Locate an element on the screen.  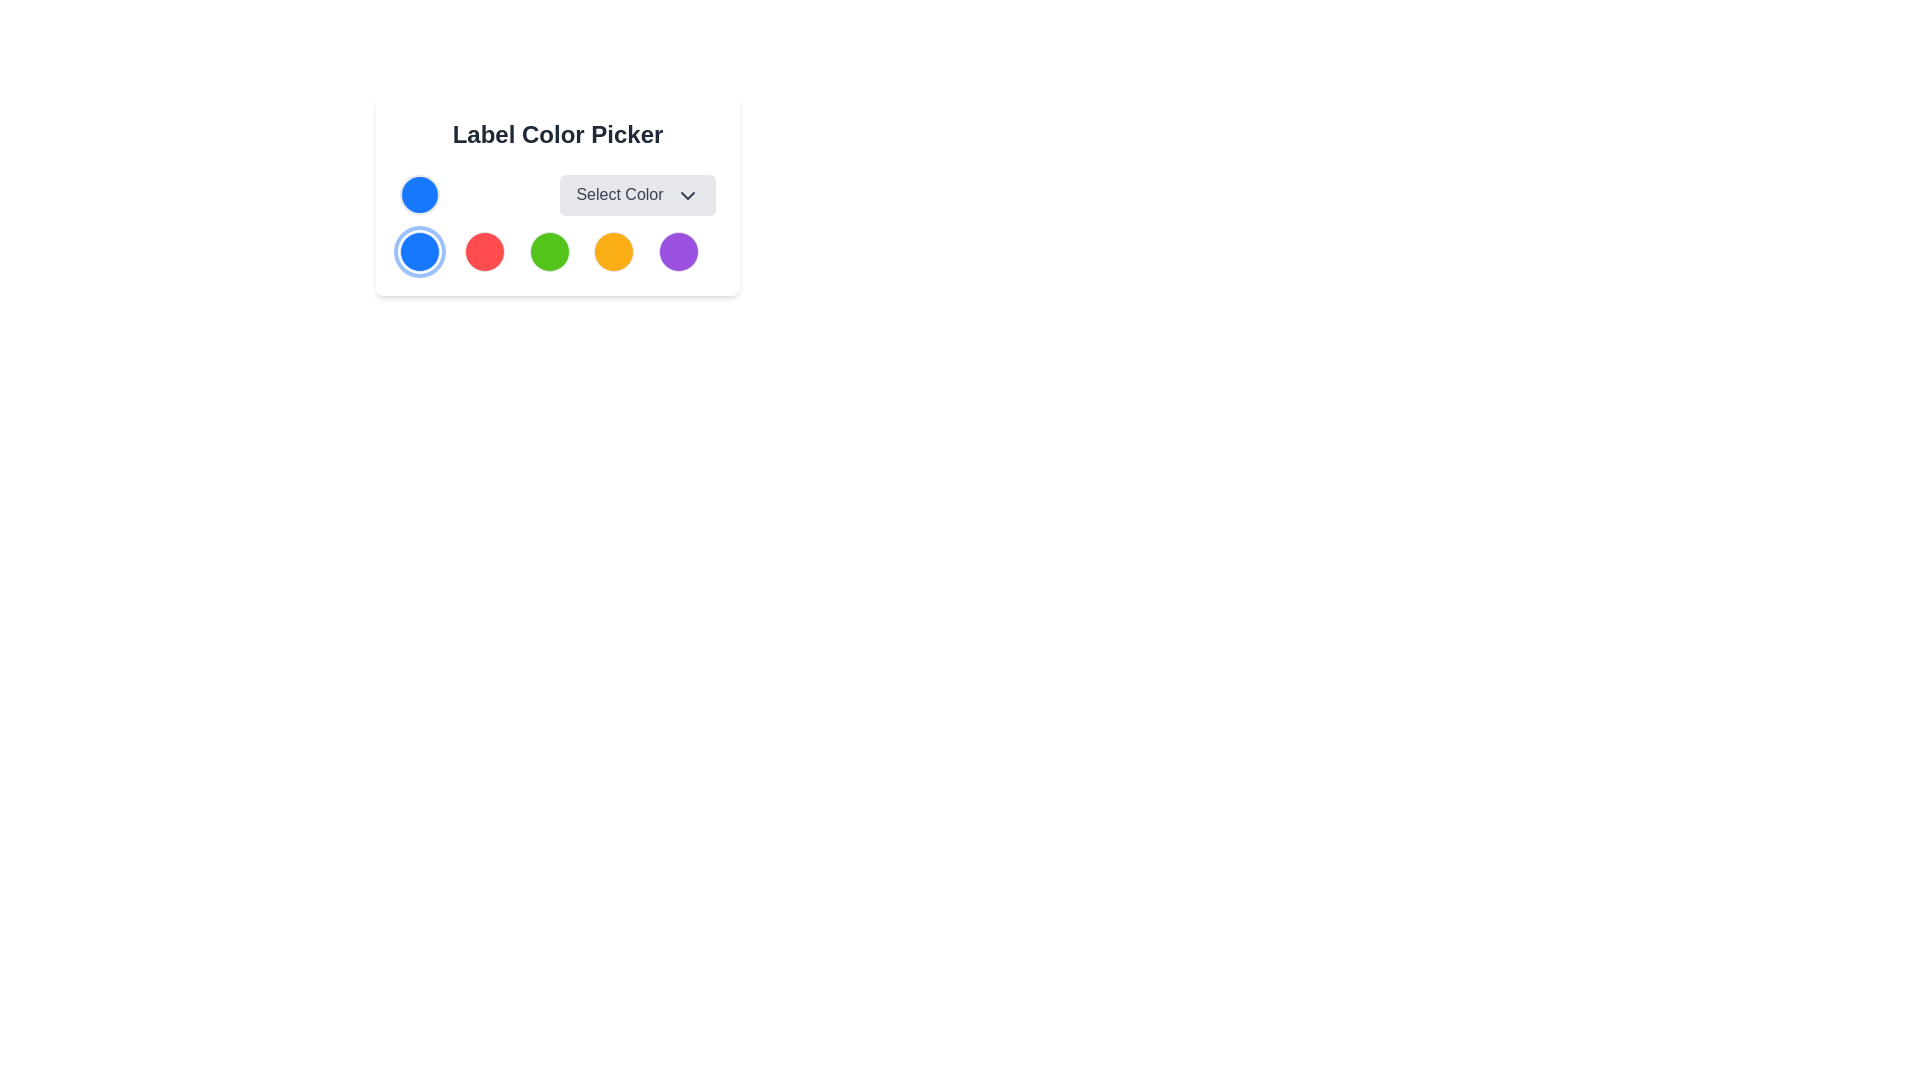
the 'Select Color' dropdown menu in the color picker module is located at coordinates (557, 195).